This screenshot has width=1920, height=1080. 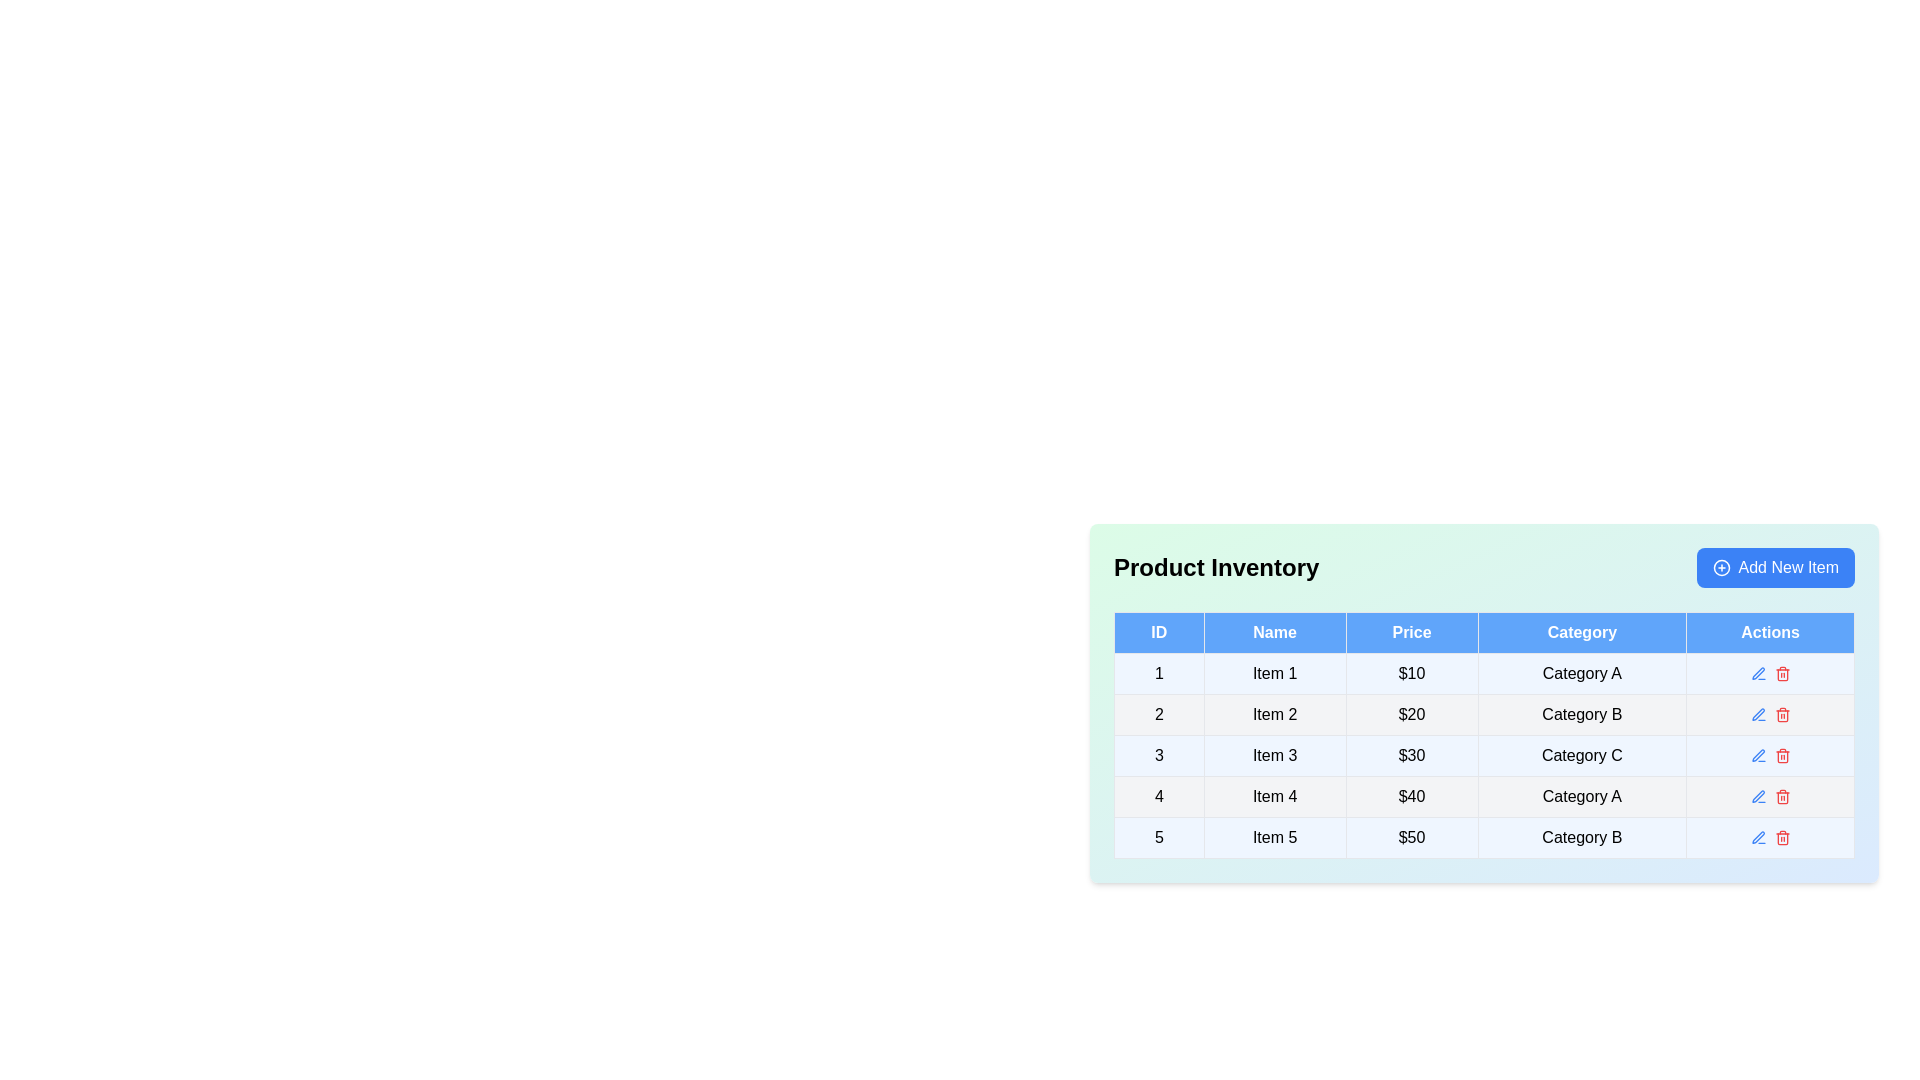 What do you see at coordinates (1484, 708) in the screenshot?
I see `the cell in the second row of the 'Product Inventory' table` at bounding box center [1484, 708].